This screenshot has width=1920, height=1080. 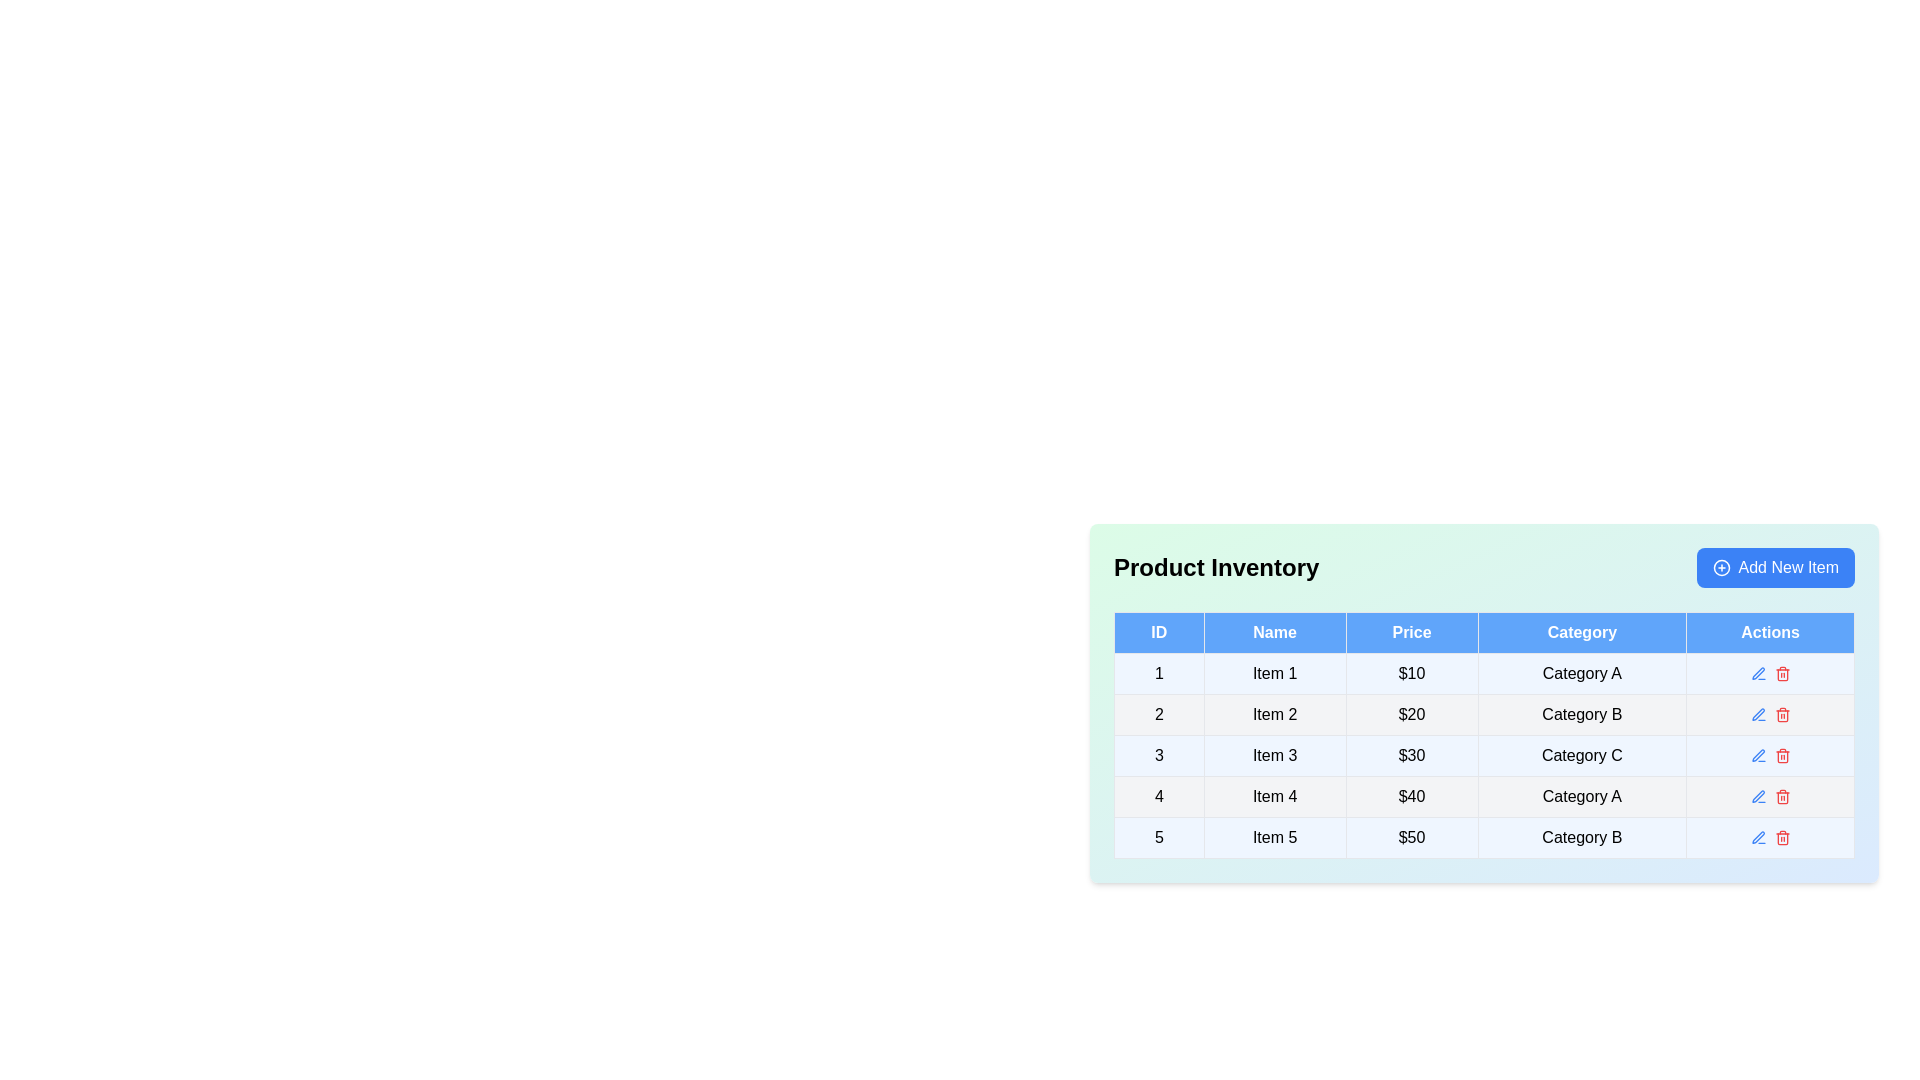 What do you see at coordinates (1484, 708) in the screenshot?
I see `the cell in the second row of the 'Product Inventory' table` at bounding box center [1484, 708].